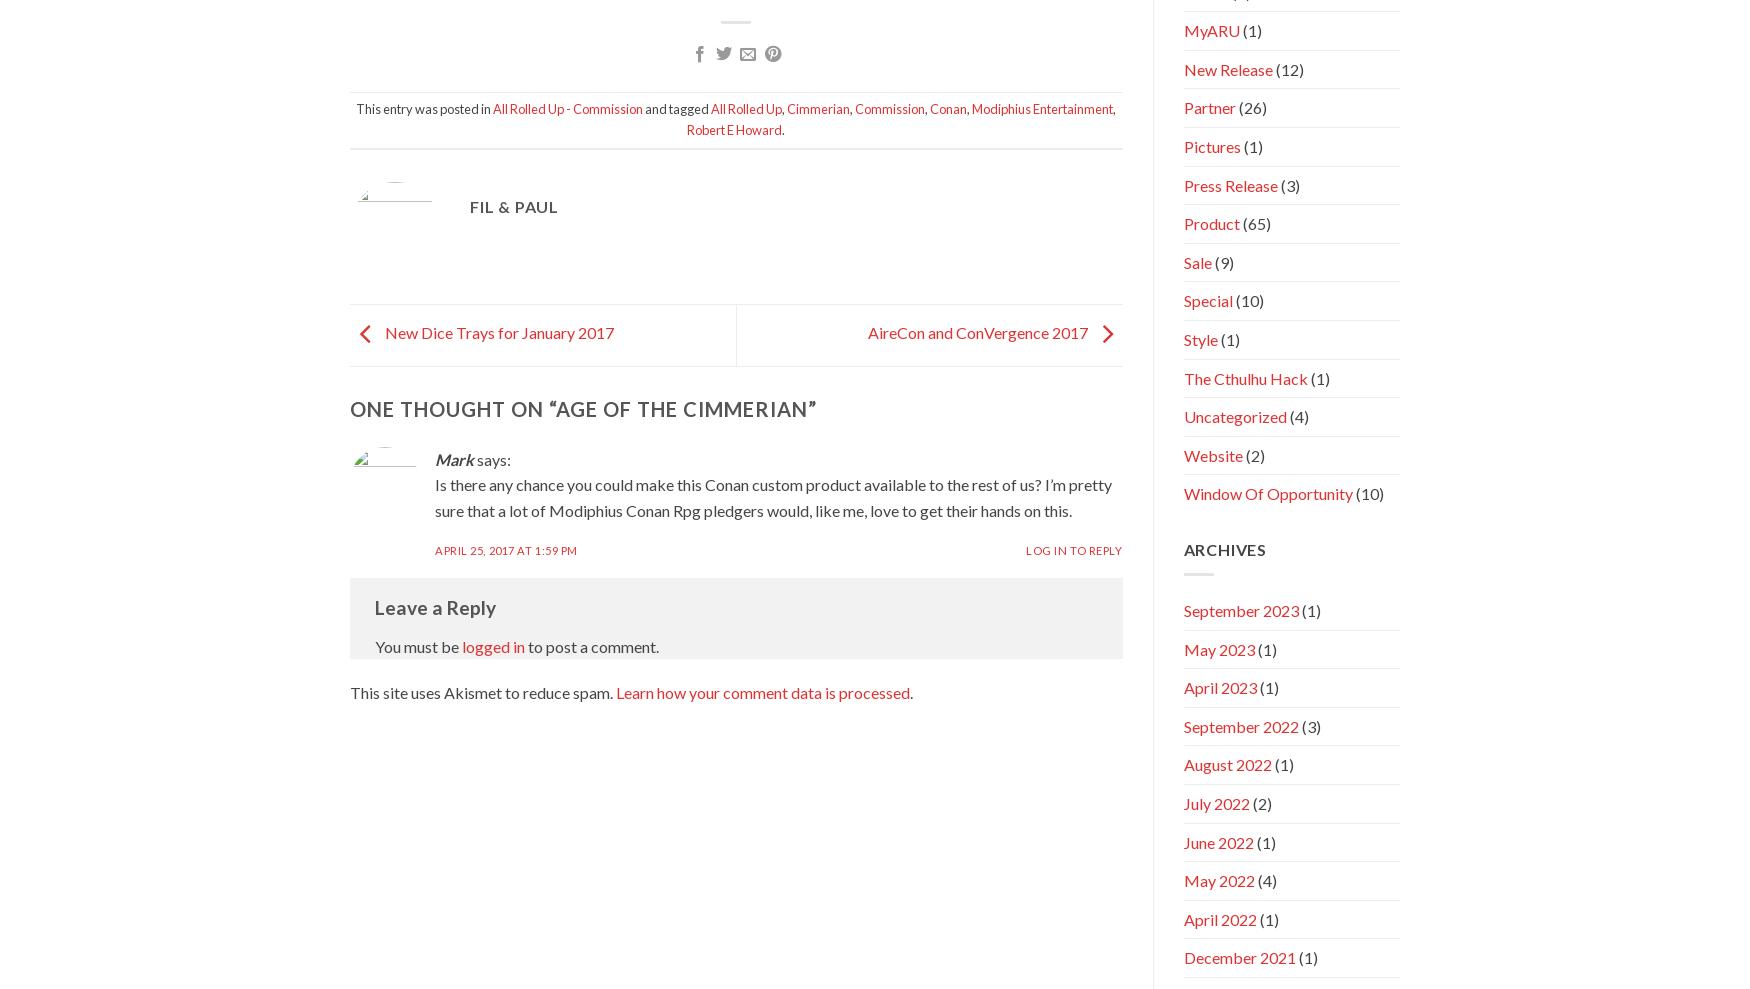 This screenshot has height=989, width=1750. I want to click on 'Modiphius Entertainment', so click(1041, 108).